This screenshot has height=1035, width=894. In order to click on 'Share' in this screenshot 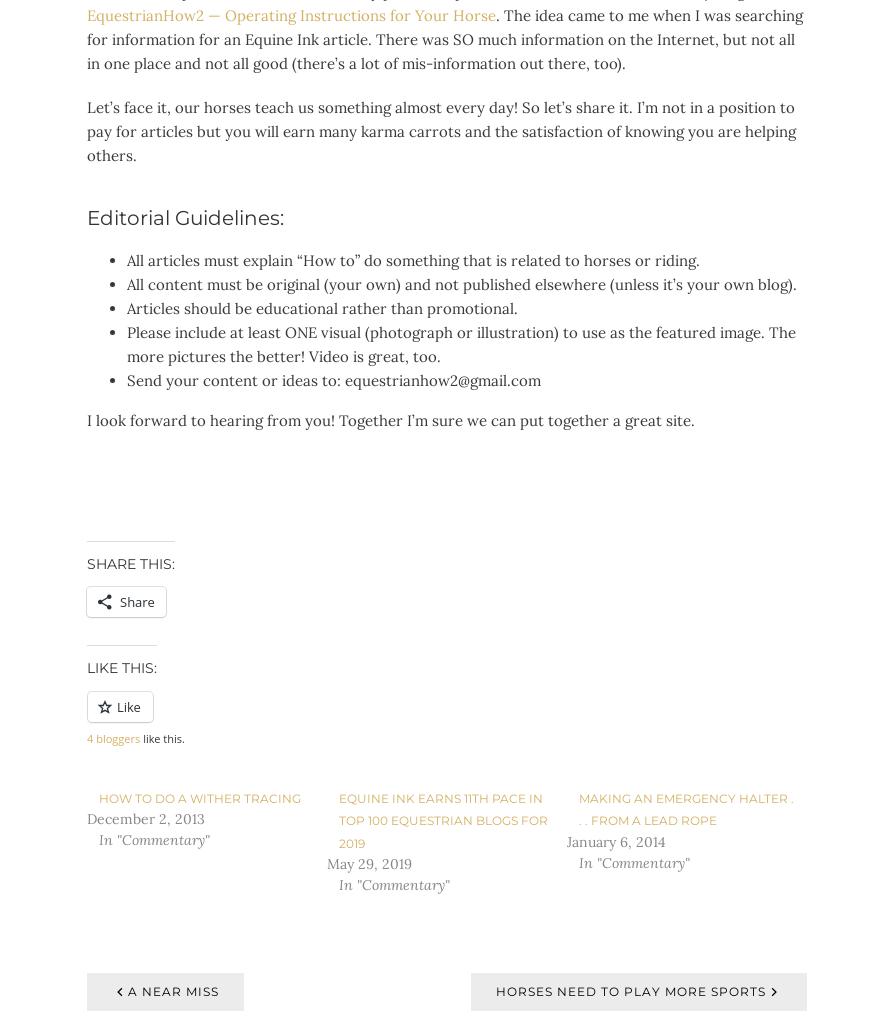, I will do `click(119, 600)`.